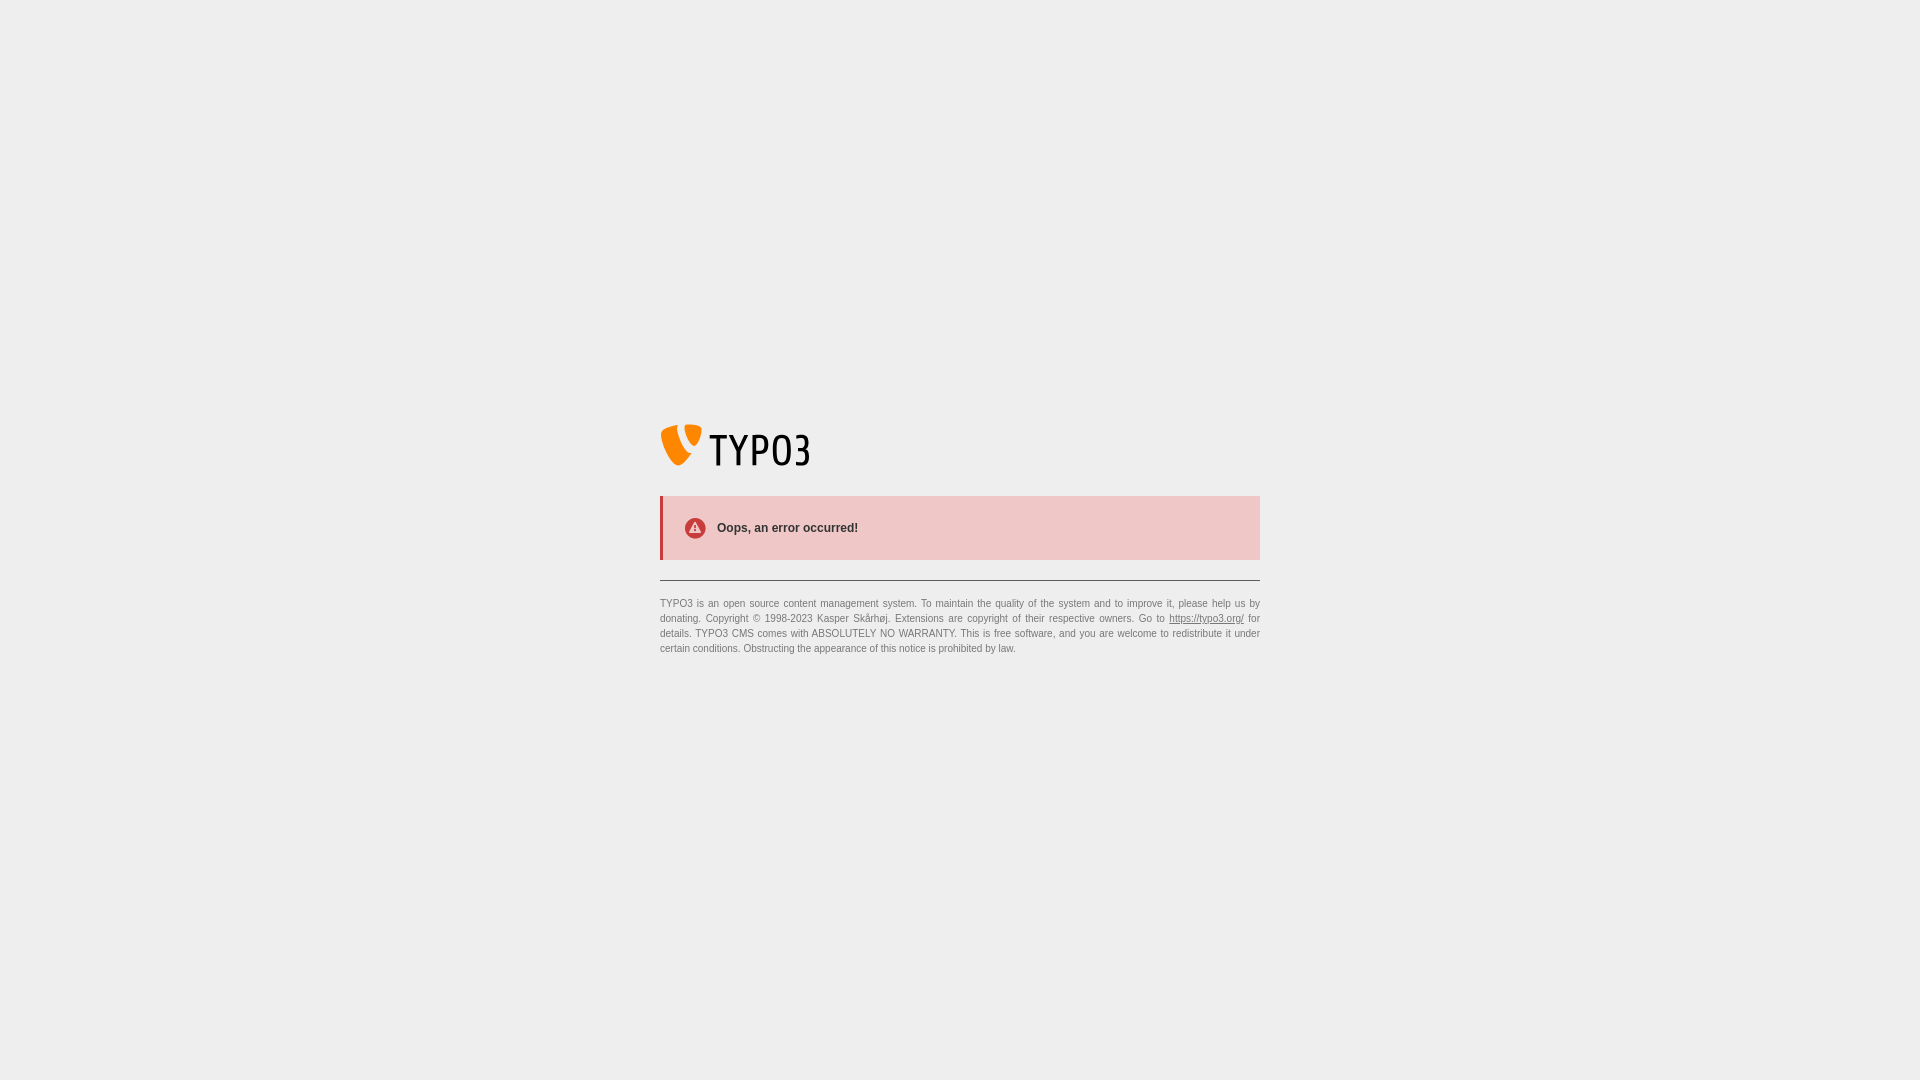 The image size is (1920, 1080). What do you see at coordinates (1205, 617) in the screenshot?
I see `'https://typo3.org/'` at bounding box center [1205, 617].